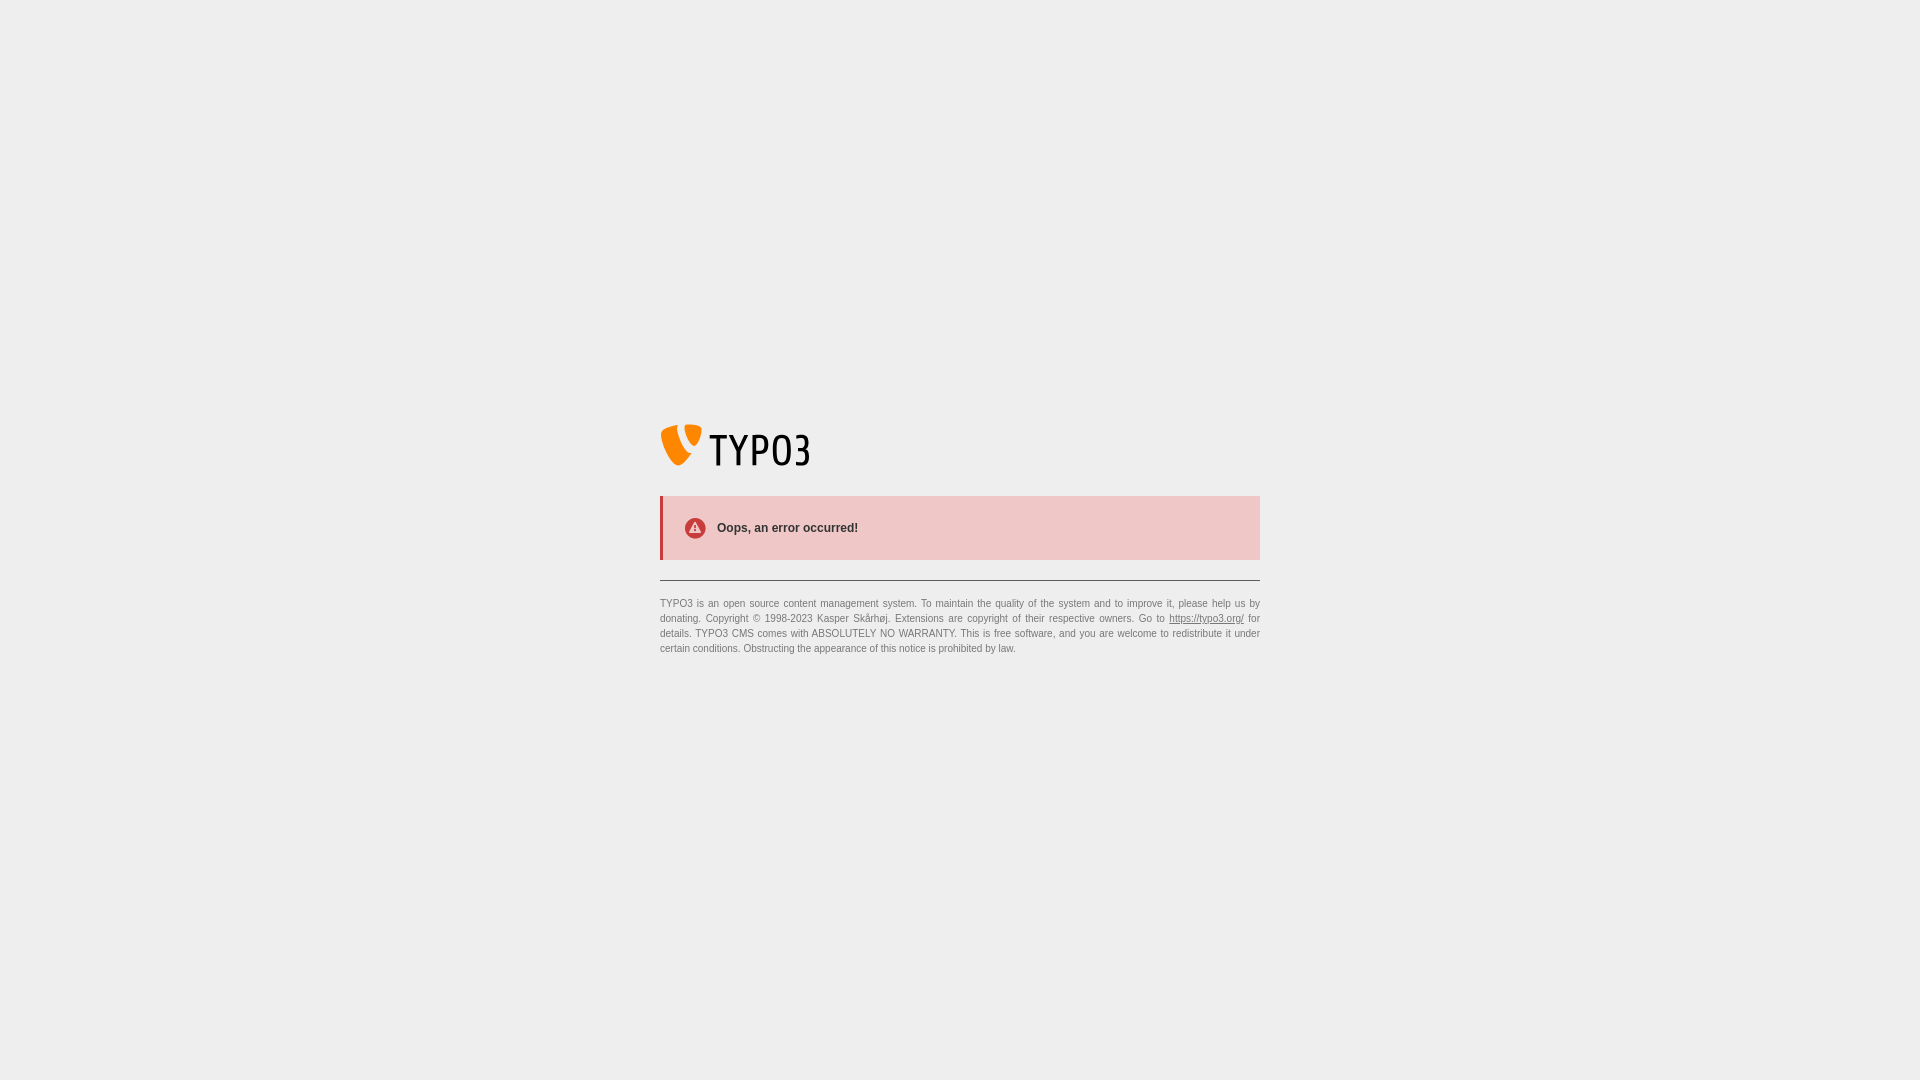 The image size is (1920, 1080). What do you see at coordinates (1205, 617) in the screenshot?
I see `'https://typo3.org/'` at bounding box center [1205, 617].